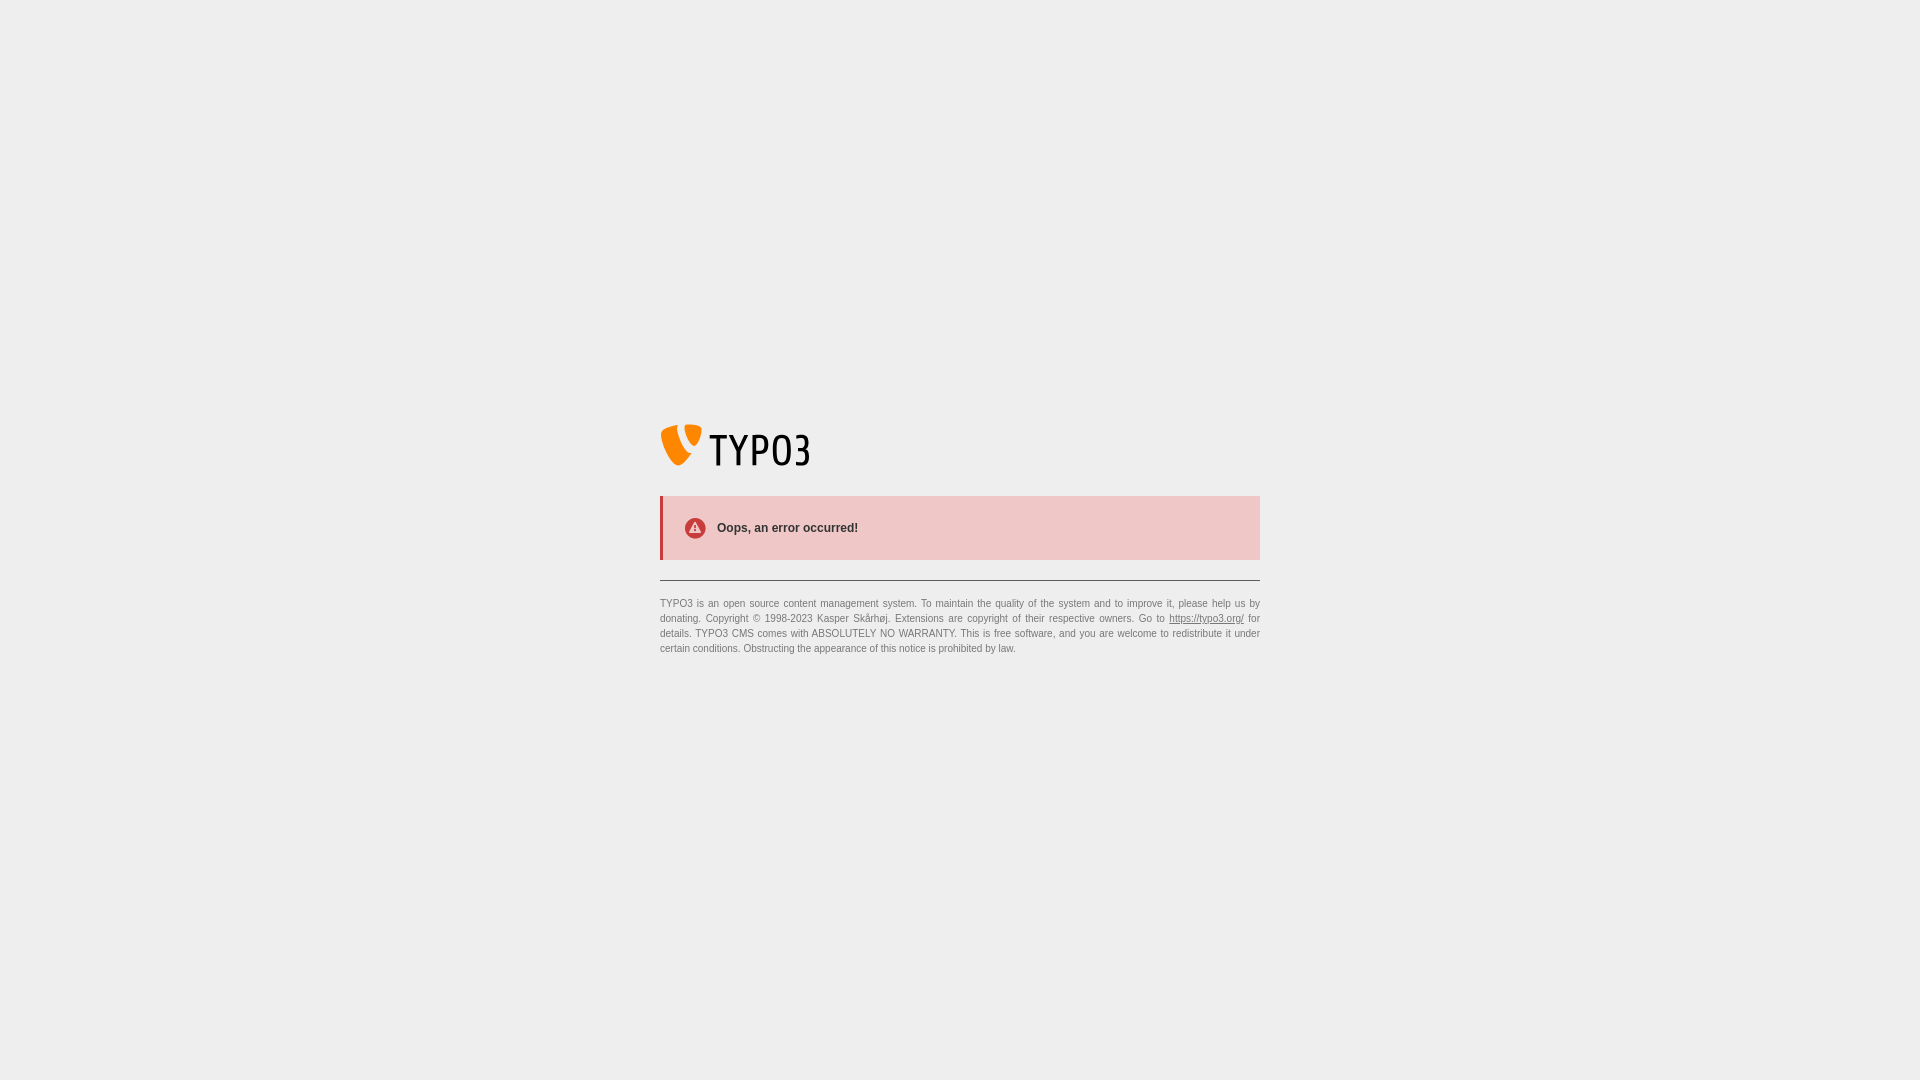 The image size is (1920, 1080). What do you see at coordinates (1205, 617) in the screenshot?
I see `'https://typo3.org/'` at bounding box center [1205, 617].